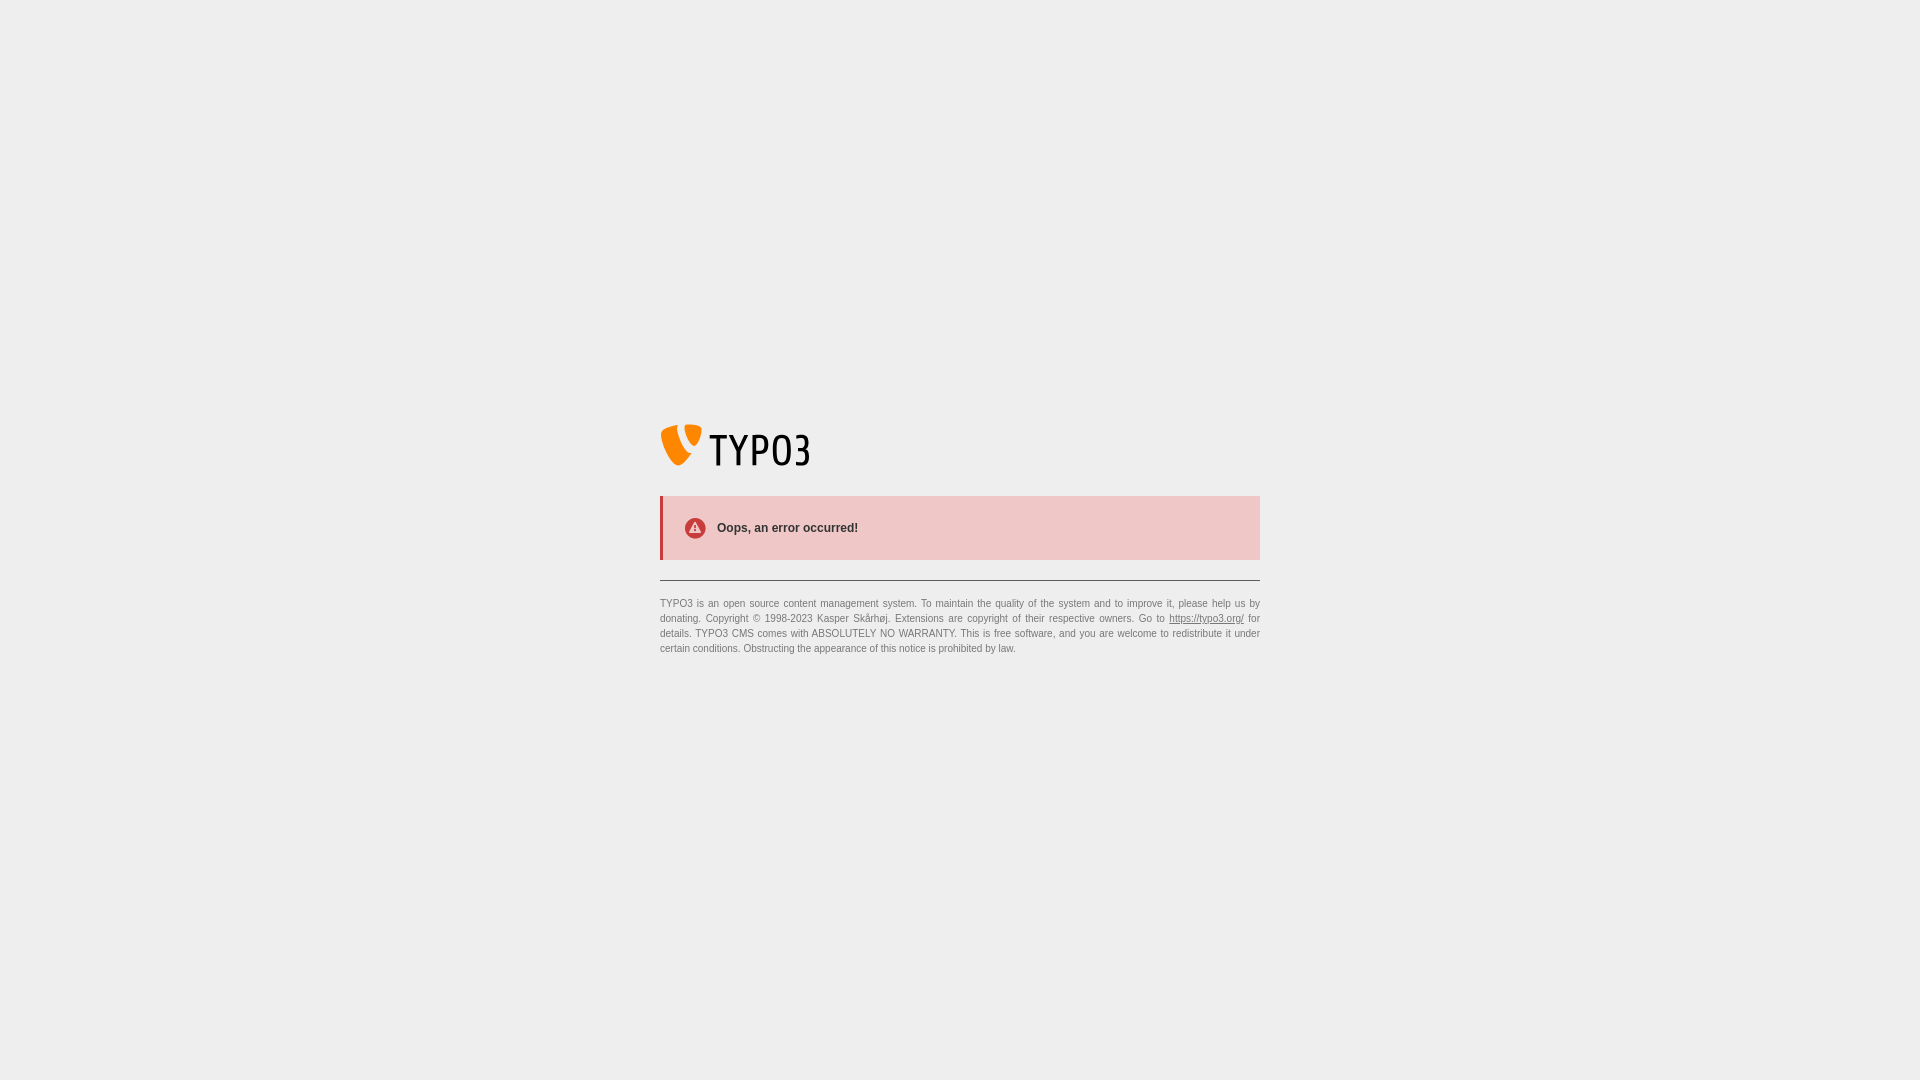 The image size is (1920, 1080). What do you see at coordinates (1205, 617) in the screenshot?
I see `'https://typo3.org/'` at bounding box center [1205, 617].